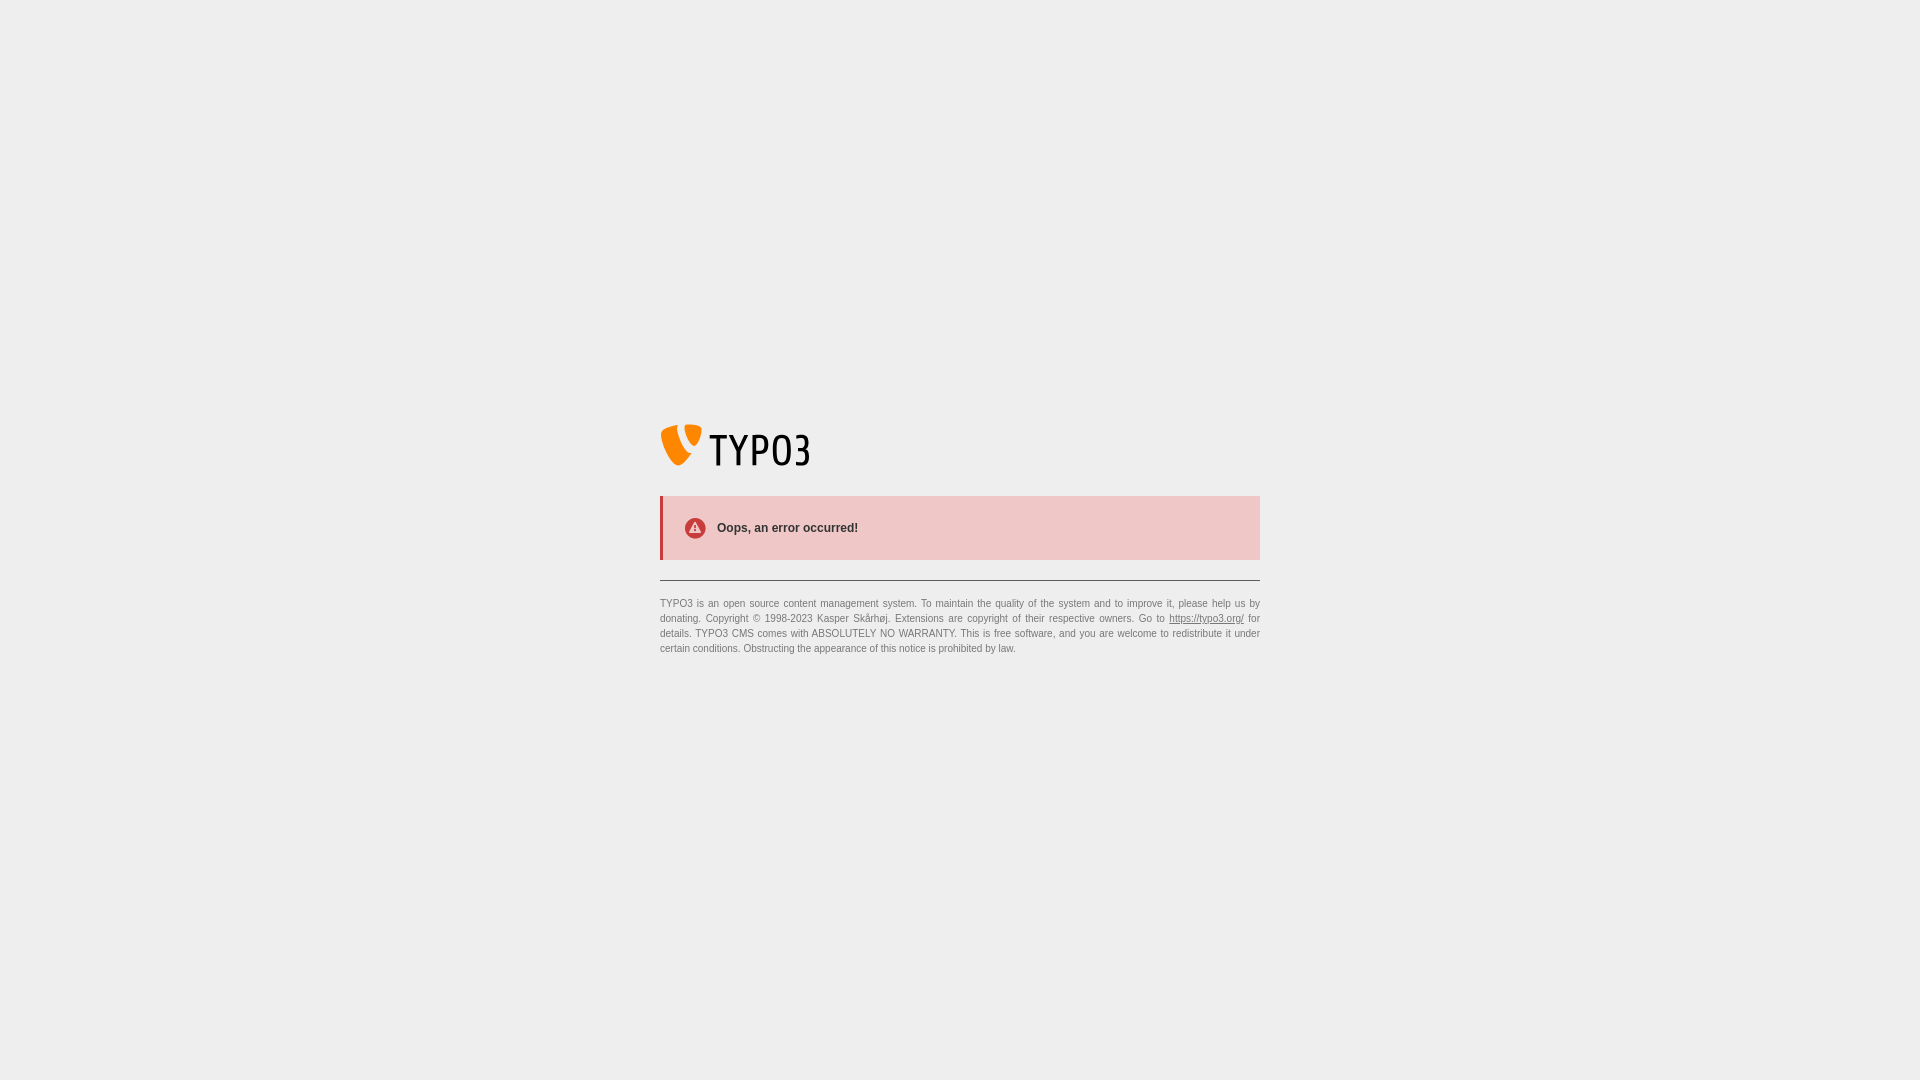 The image size is (1920, 1080). What do you see at coordinates (1205, 617) in the screenshot?
I see `'https://typo3.org/'` at bounding box center [1205, 617].